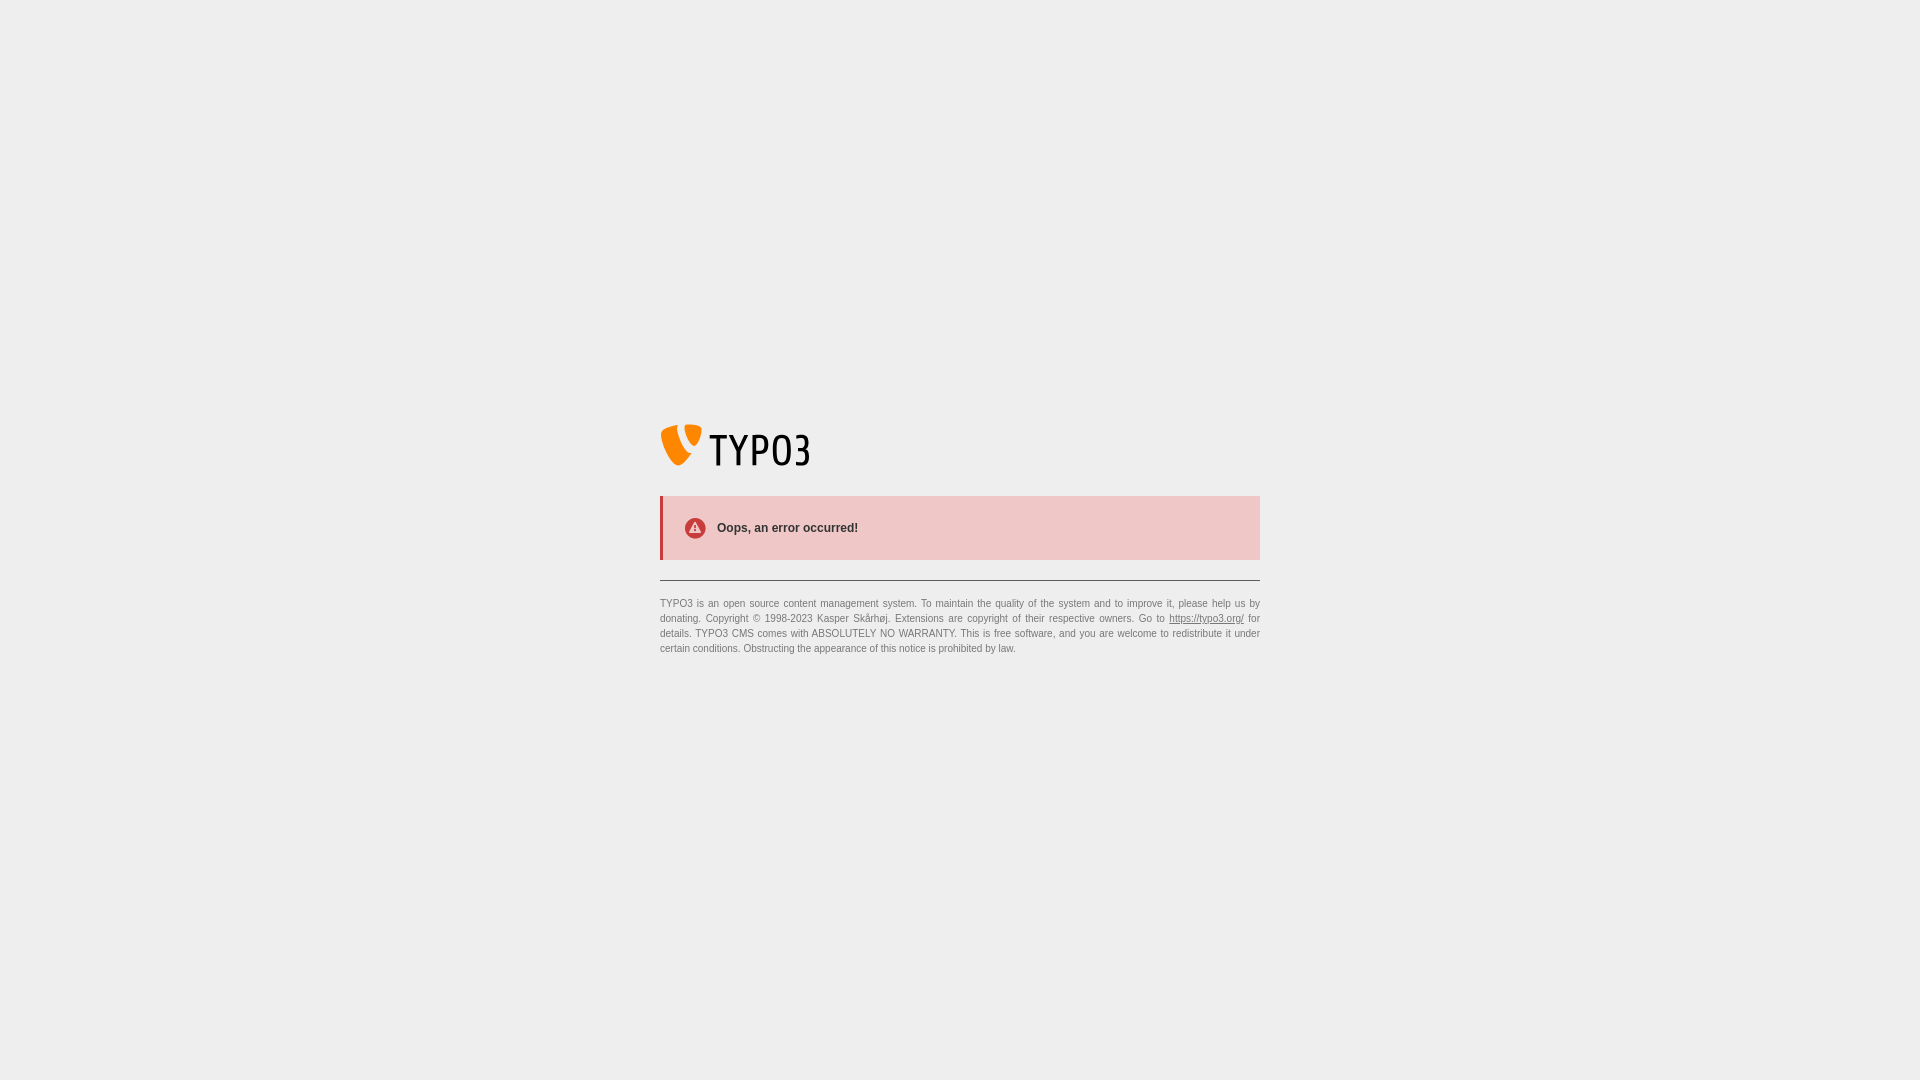 The image size is (1920, 1080). What do you see at coordinates (1205, 617) in the screenshot?
I see `'https://typo3.org/'` at bounding box center [1205, 617].